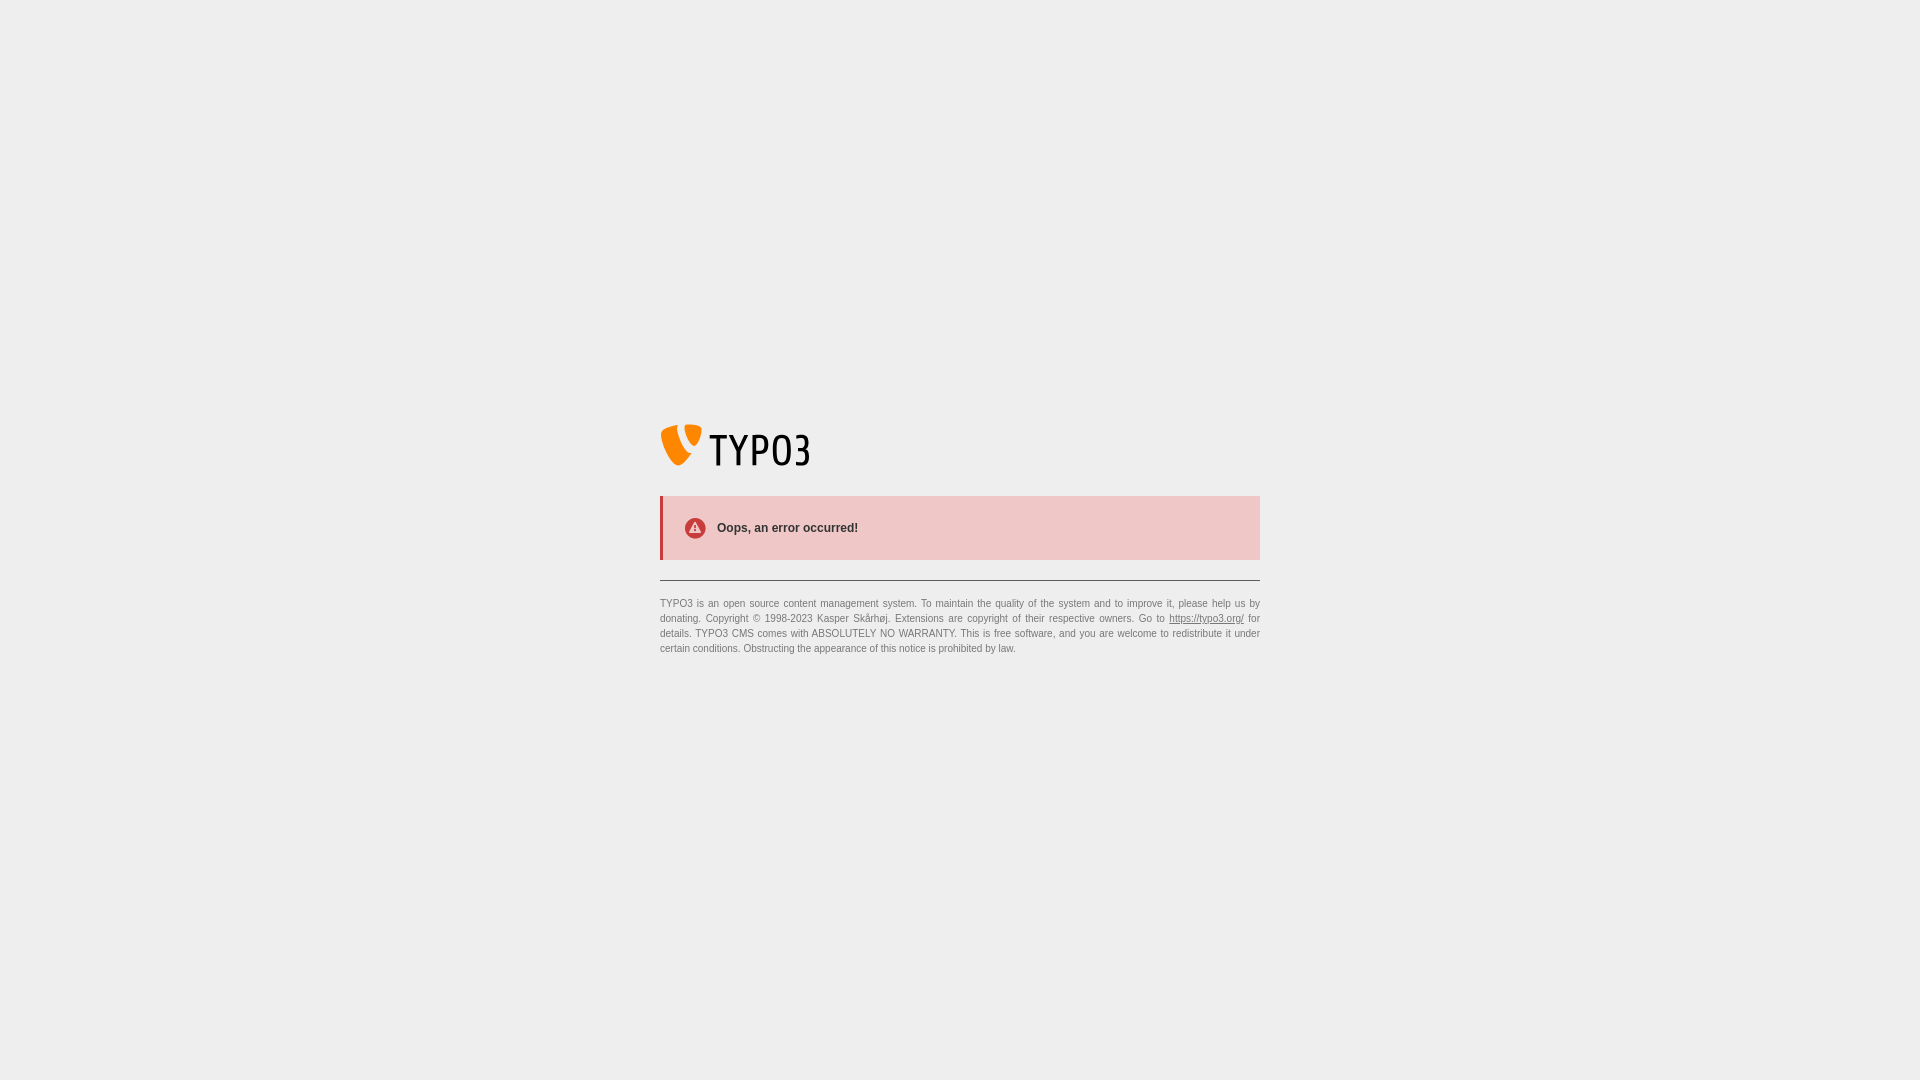 The image size is (1920, 1080). What do you see at coordinates (1205, 617) in the screenshot?
I see `'https://typo3.org/'` at bounding box center [1205, 617].